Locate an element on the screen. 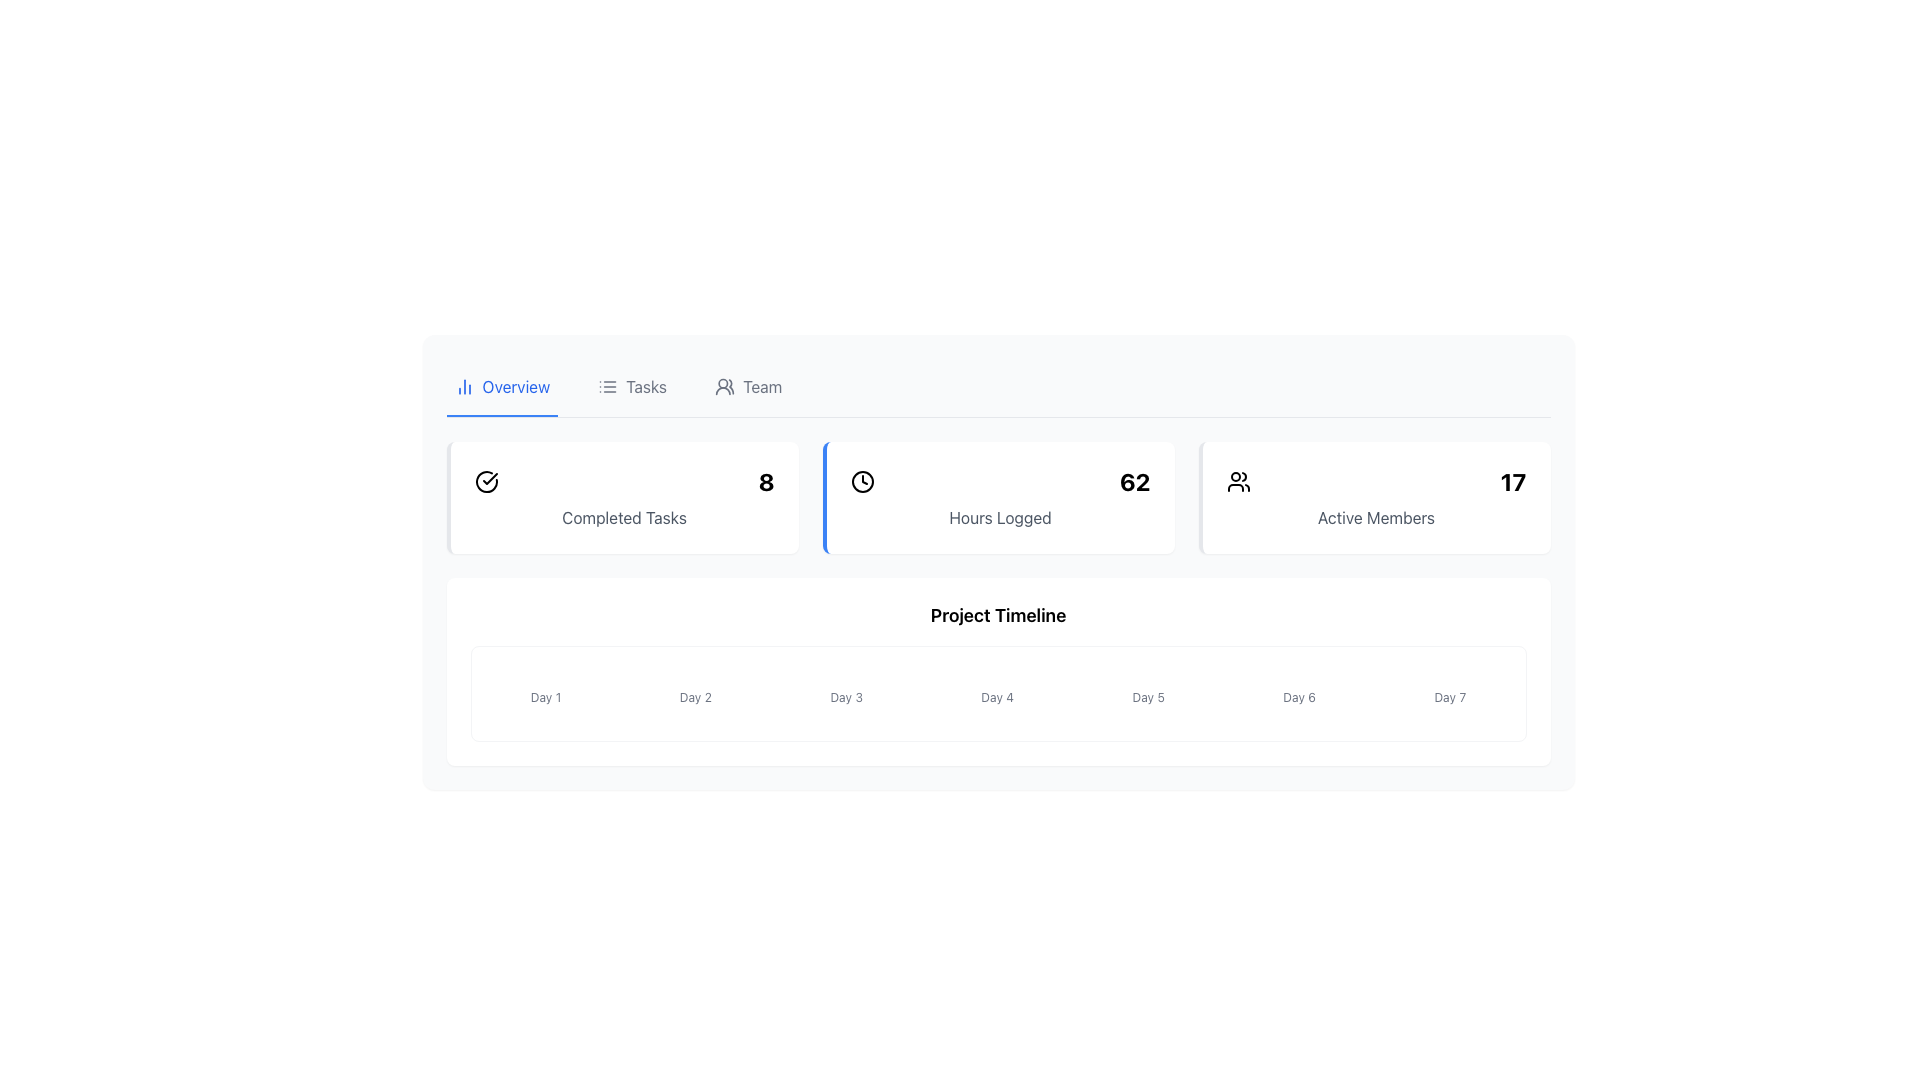  the text label indicating 'Day 6' in the project timeline, which is the sixth element out of seven horizontally aligned elements is located at coordinates (1299, 693).